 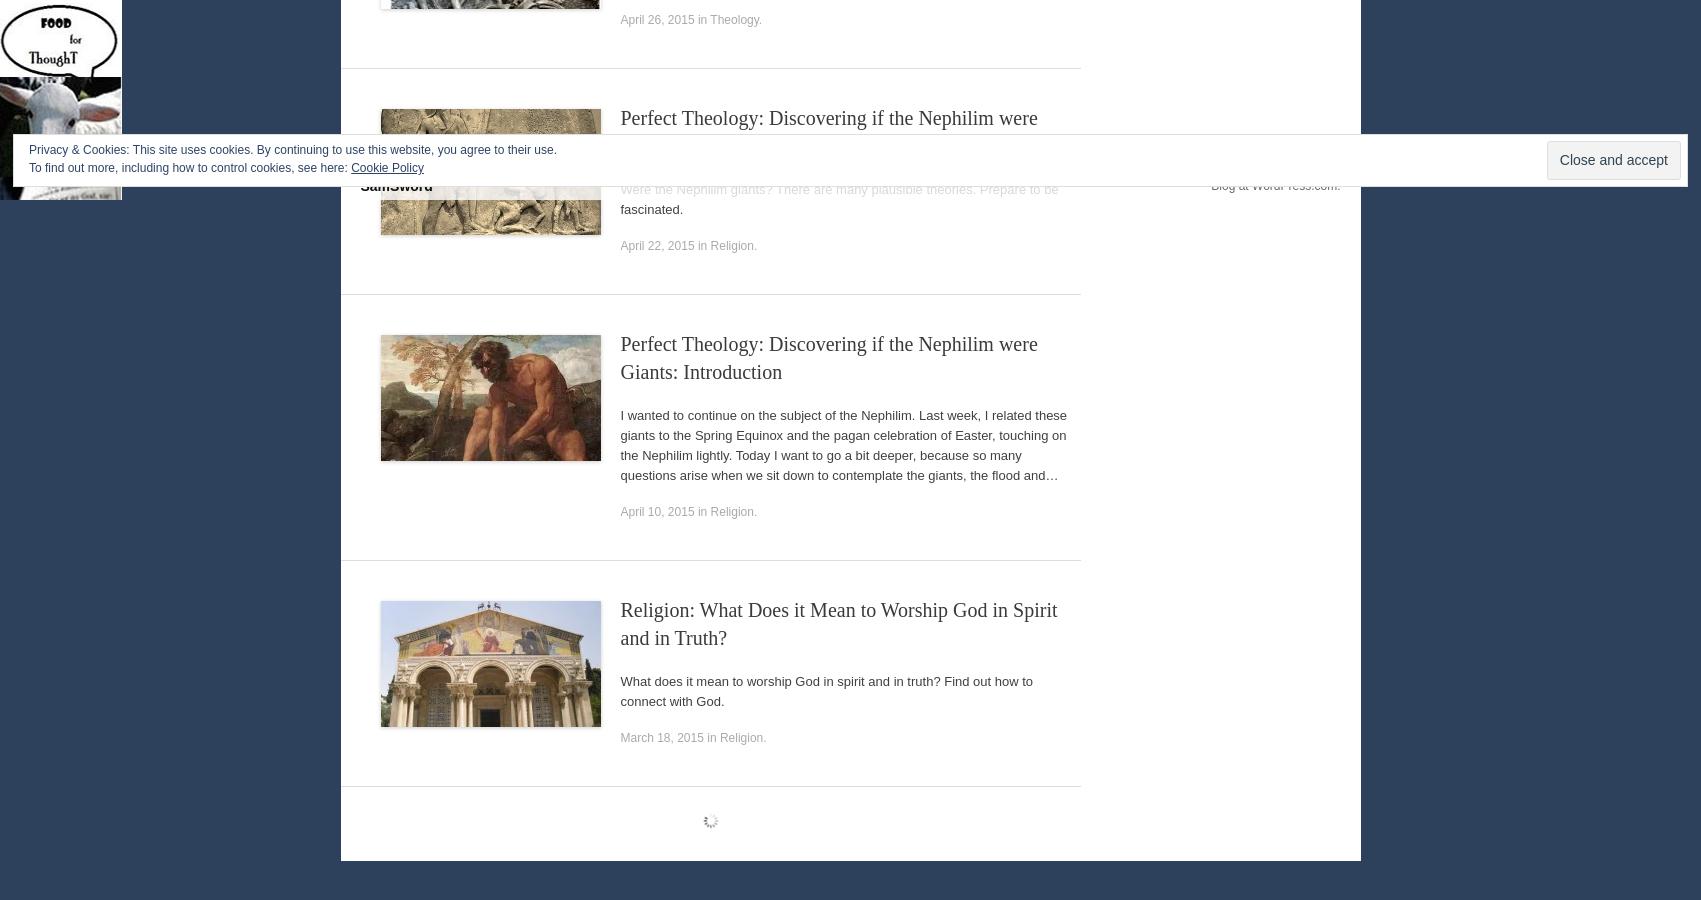 What do you see at coordinates (1275, 234) in the screenshot?
I see `'Blog at WordPress.com.'` at bounding box center [1275, 234].